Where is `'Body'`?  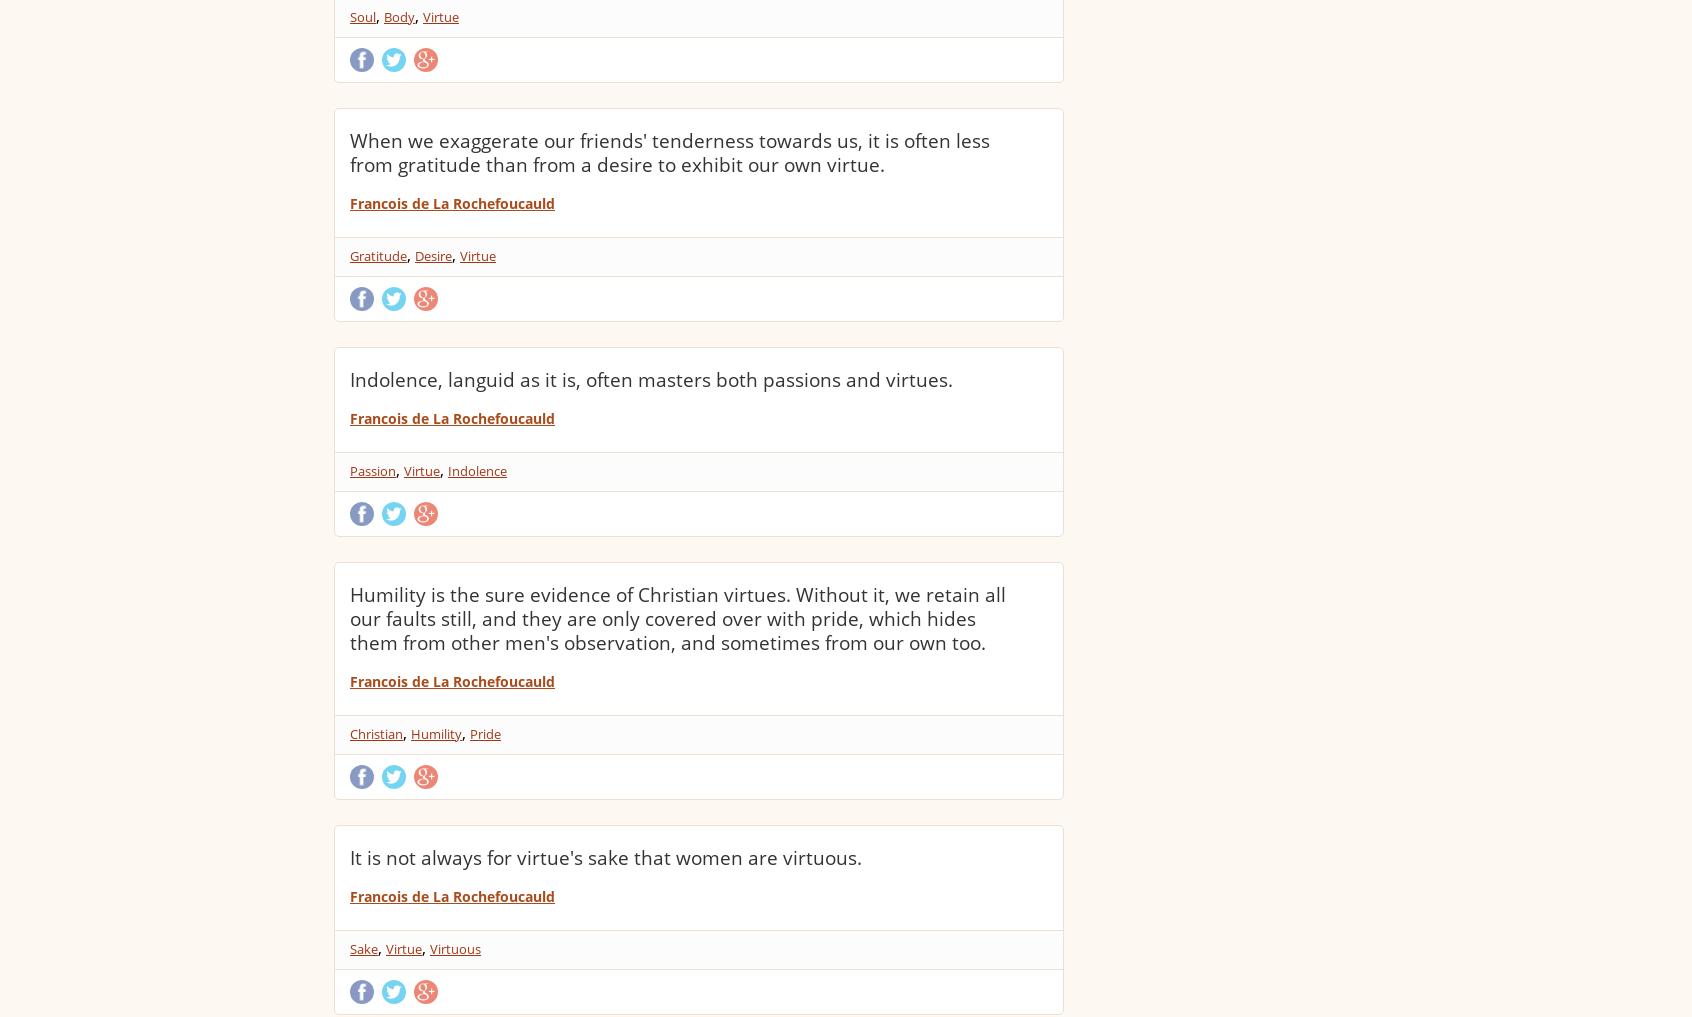
'Body' is located at coordinates (399, 15).